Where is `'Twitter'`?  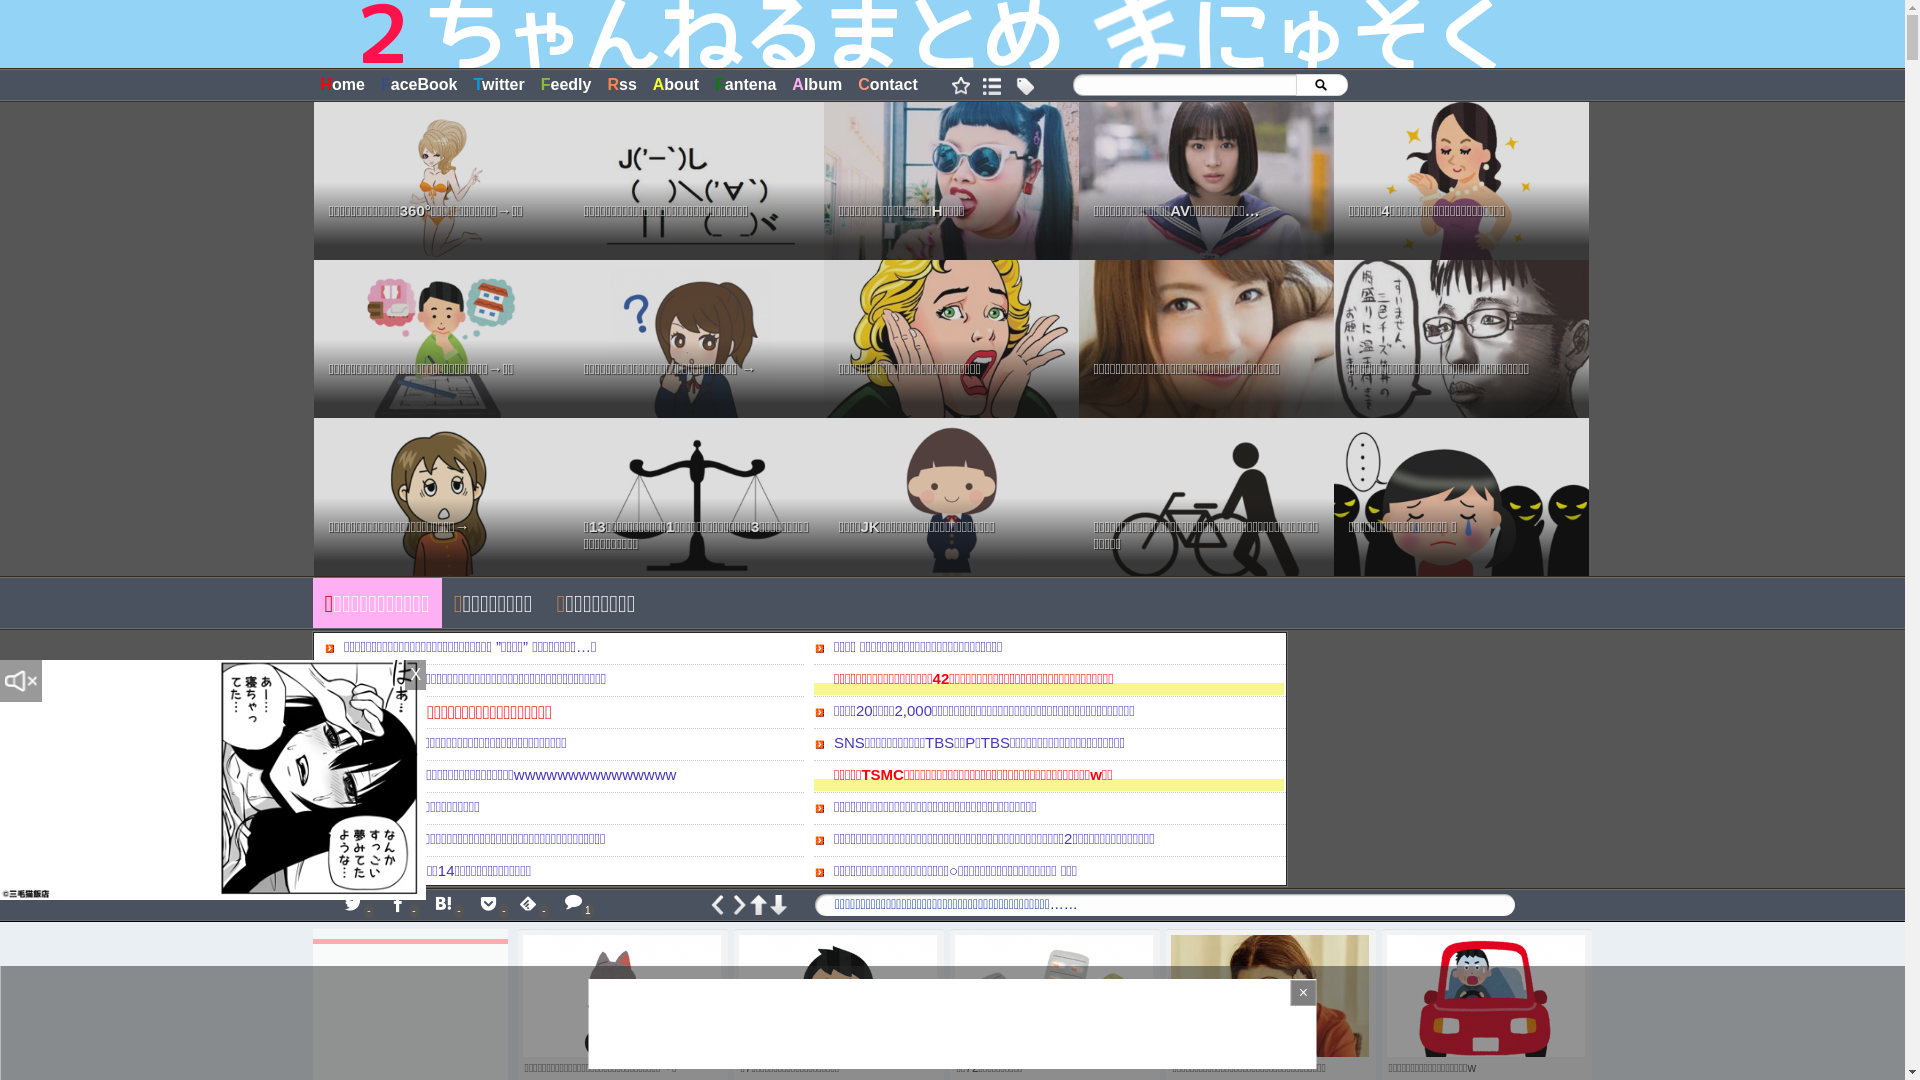 'Twitter' is located at coordinates (464, 83).